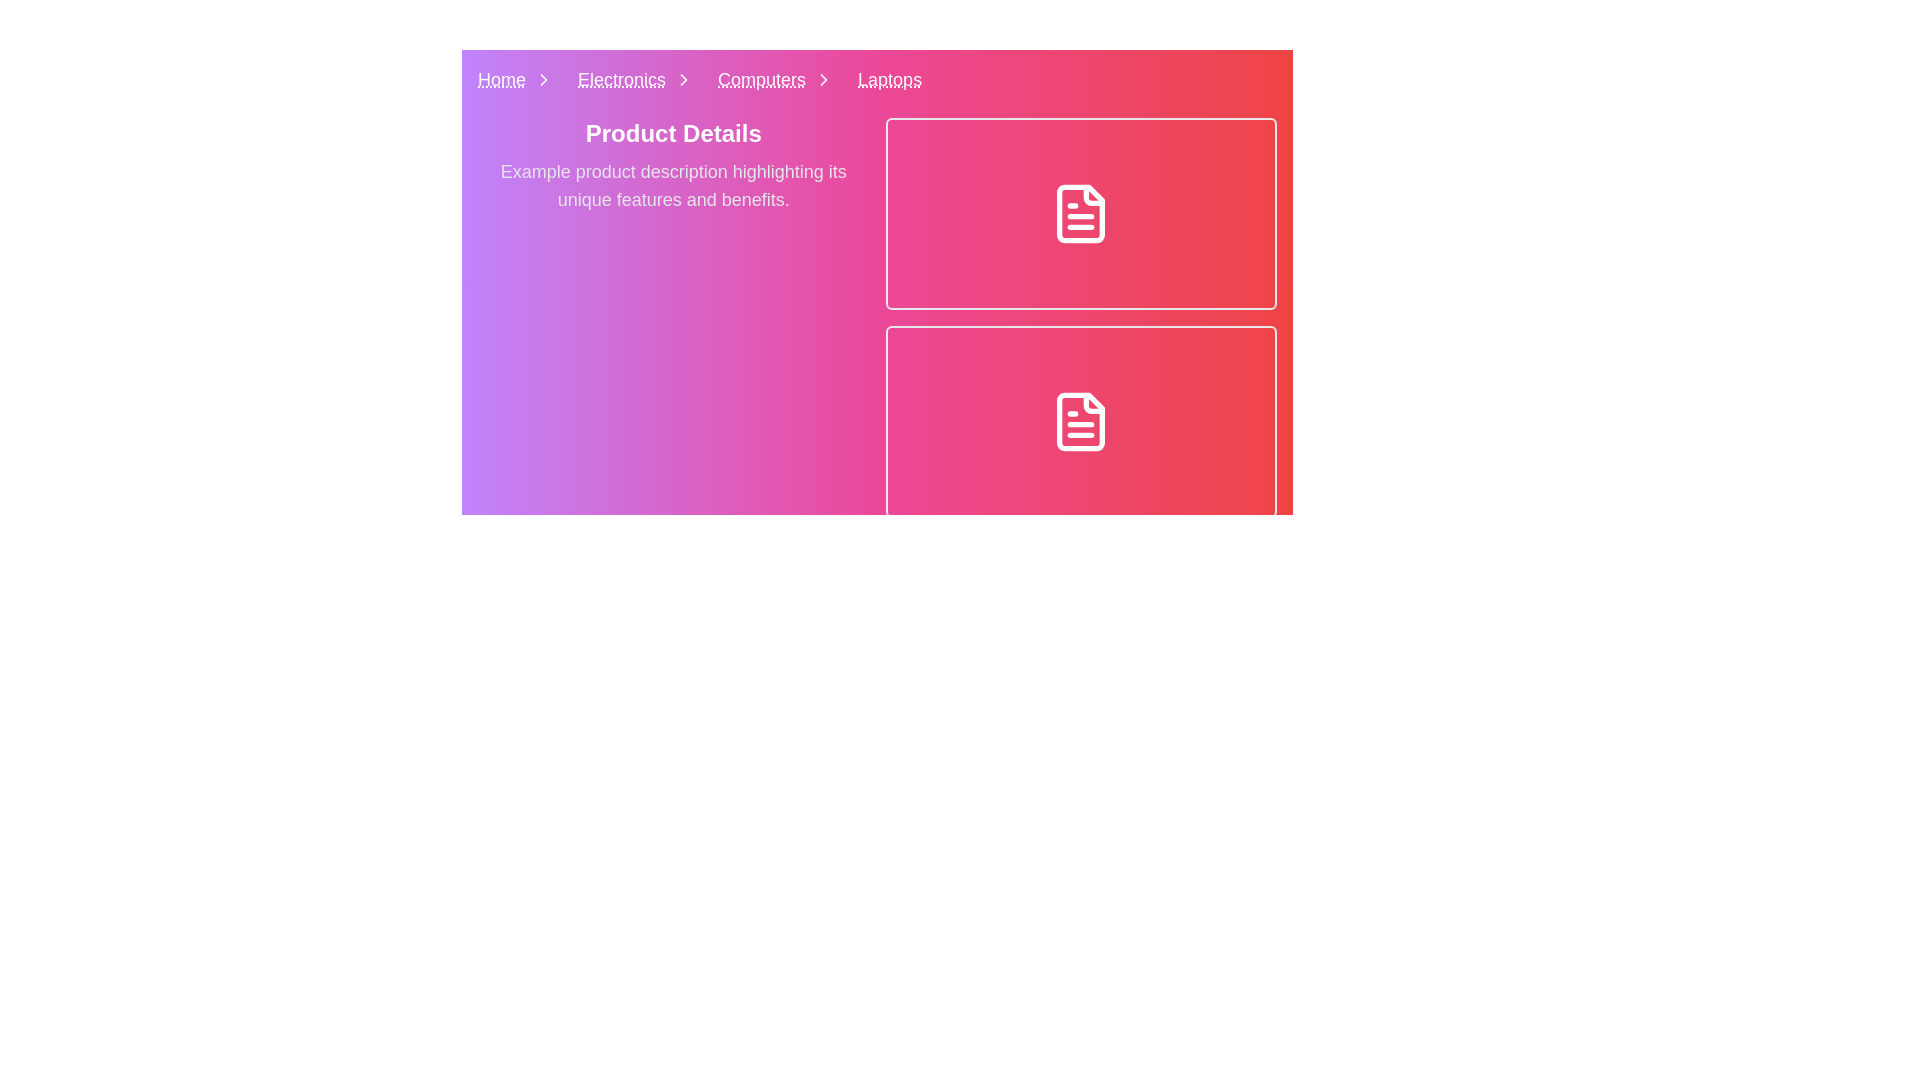  Describe the element at coordinates (824, 79) in the screenshot. I see `the chevron icon in the breadcrumb navigation that visually separates 'Computers' and 'Laptops' text elements` at that location.